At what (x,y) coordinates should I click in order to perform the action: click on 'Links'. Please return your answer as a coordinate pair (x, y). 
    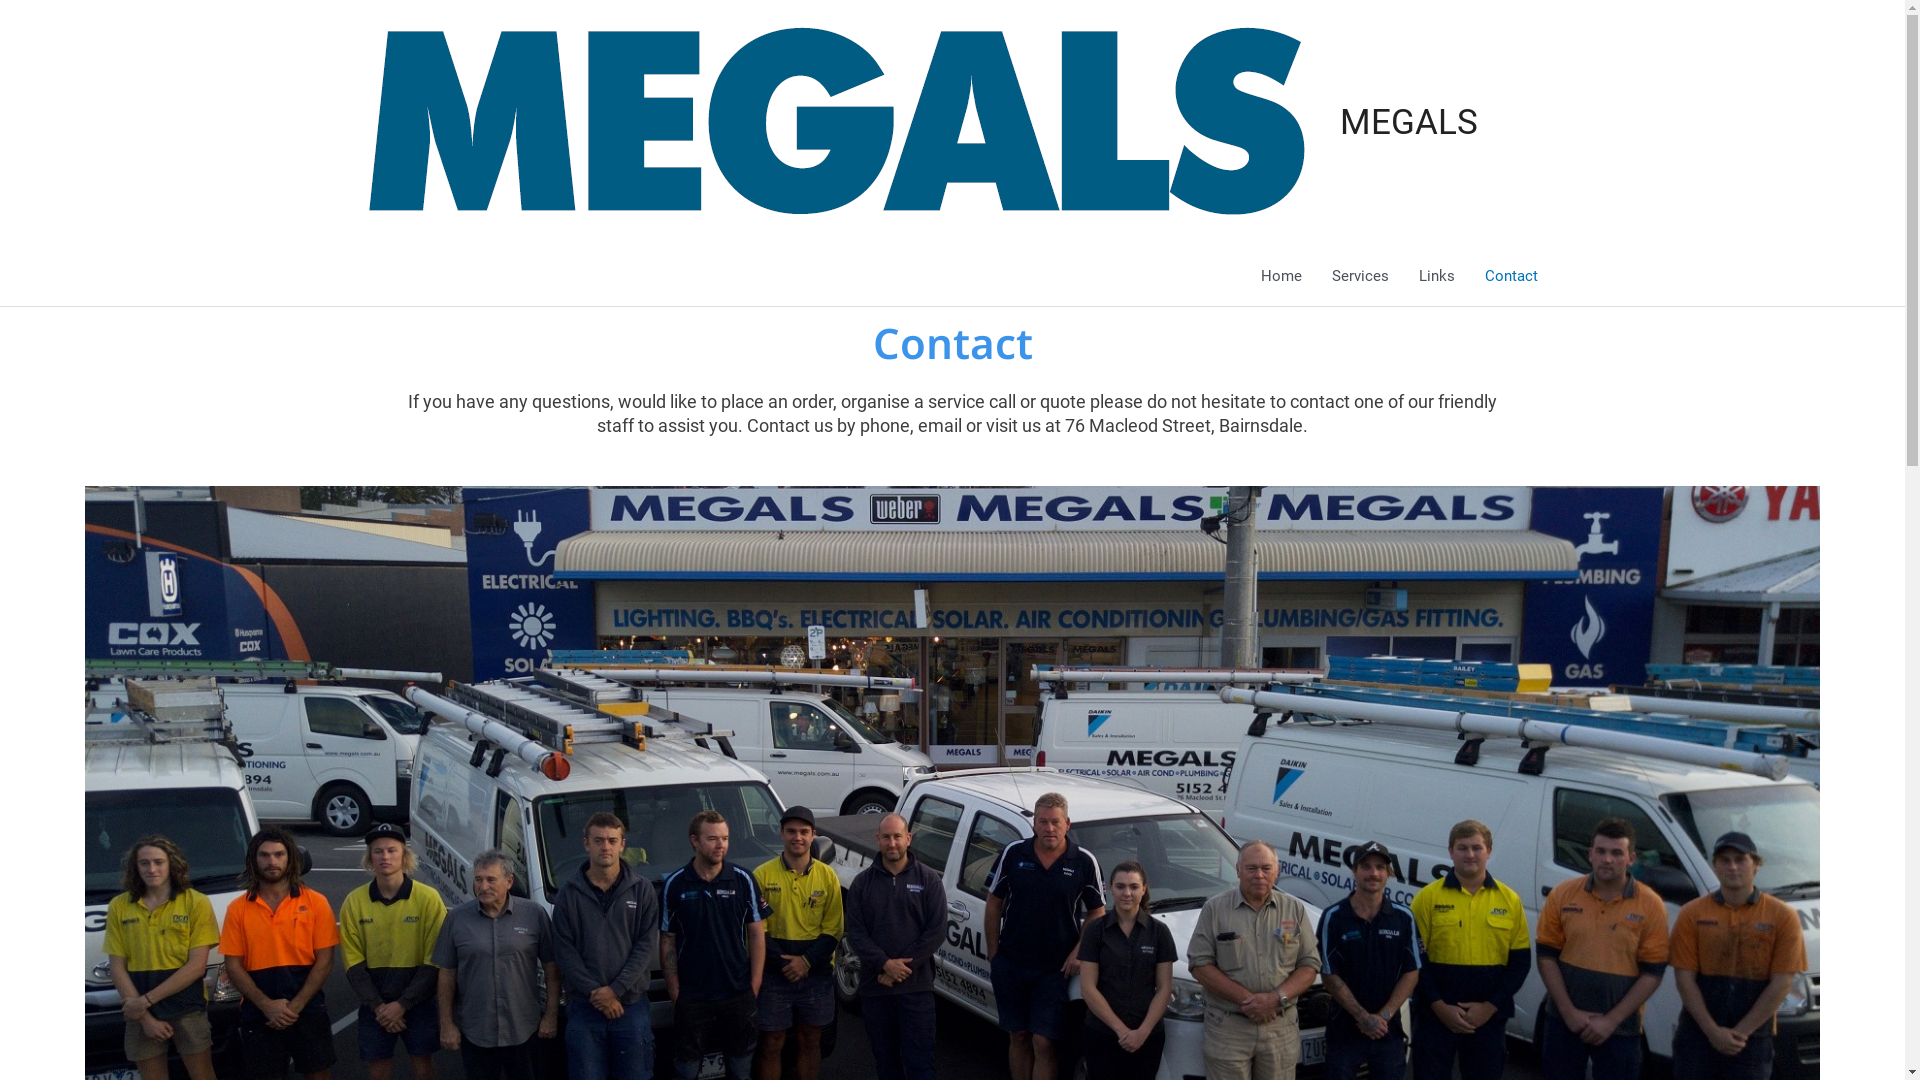
    Looking at the image, I should click on (1435, 276).